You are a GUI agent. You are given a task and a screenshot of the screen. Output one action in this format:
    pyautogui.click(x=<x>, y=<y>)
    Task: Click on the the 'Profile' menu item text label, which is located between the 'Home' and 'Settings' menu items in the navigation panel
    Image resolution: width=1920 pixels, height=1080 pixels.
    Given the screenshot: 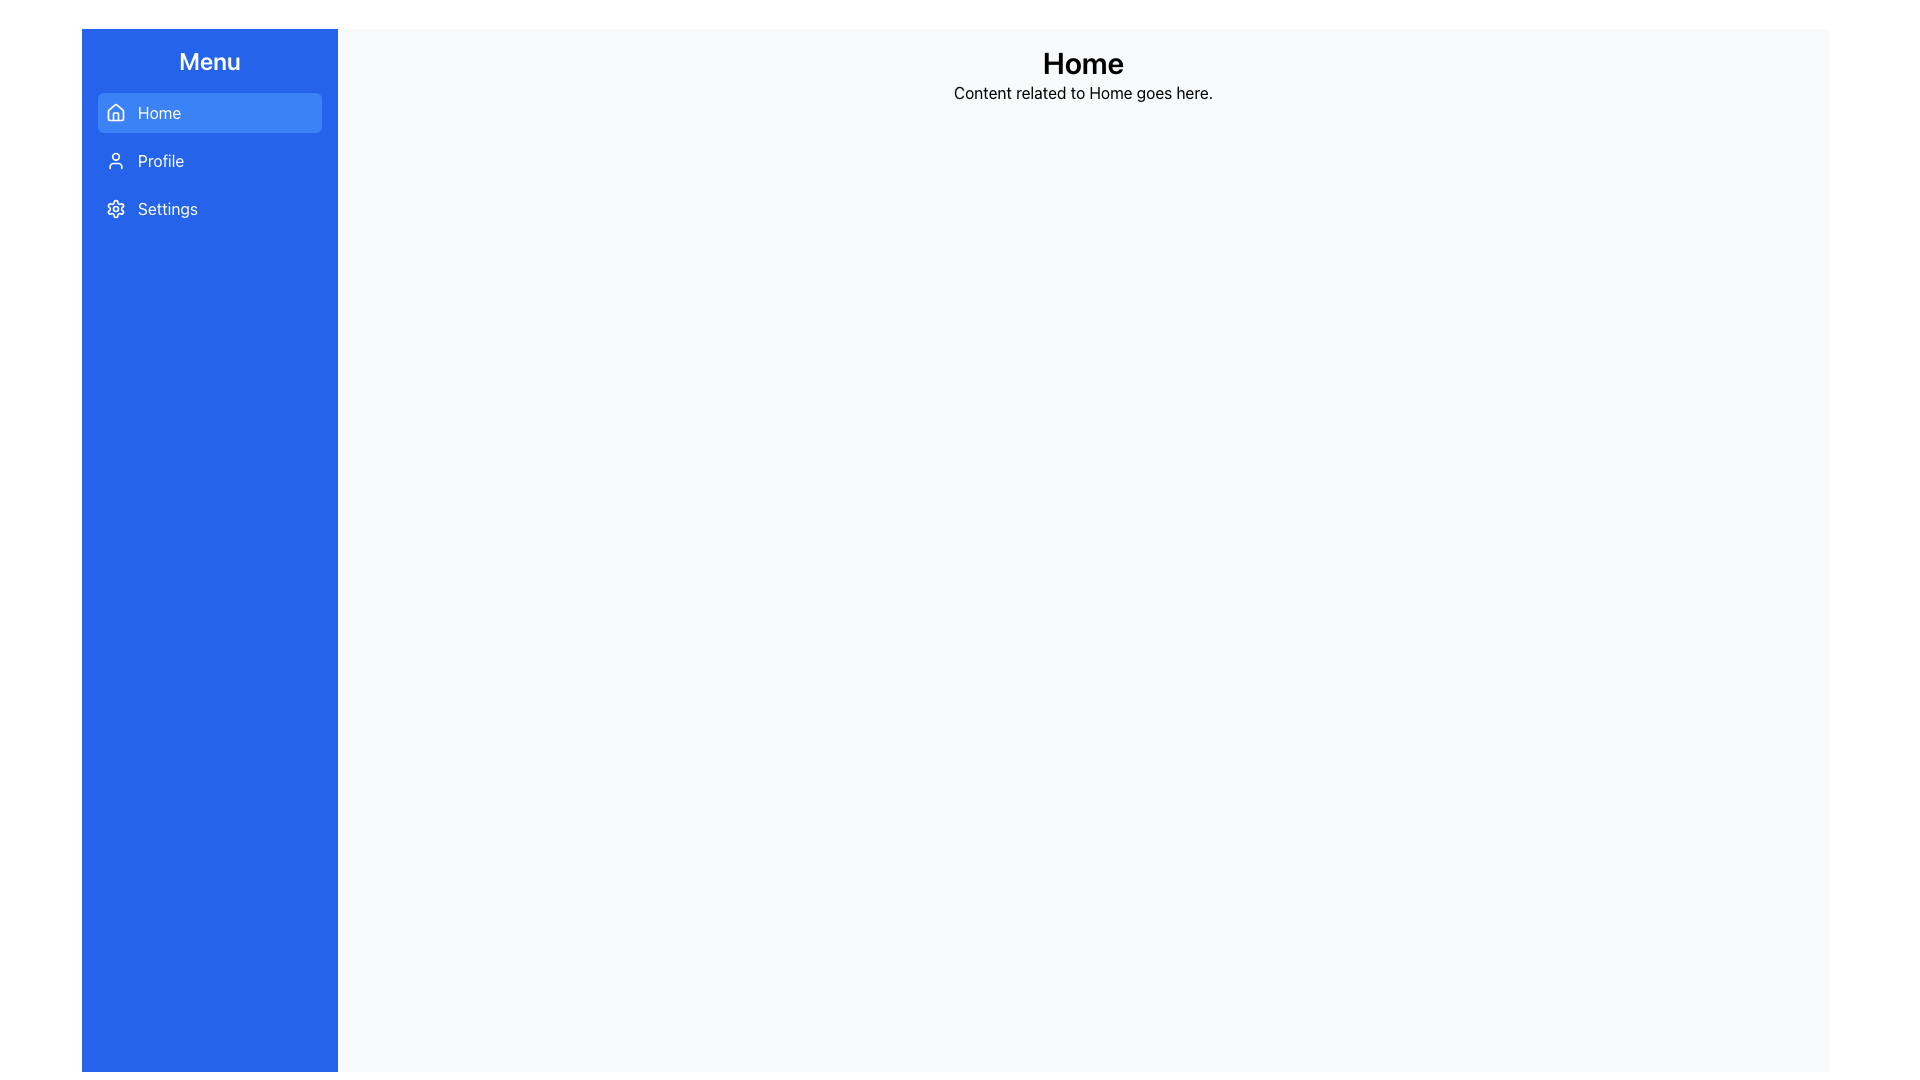 What is the action you would take?
    pyautogui.click(x=161, y=160)
    